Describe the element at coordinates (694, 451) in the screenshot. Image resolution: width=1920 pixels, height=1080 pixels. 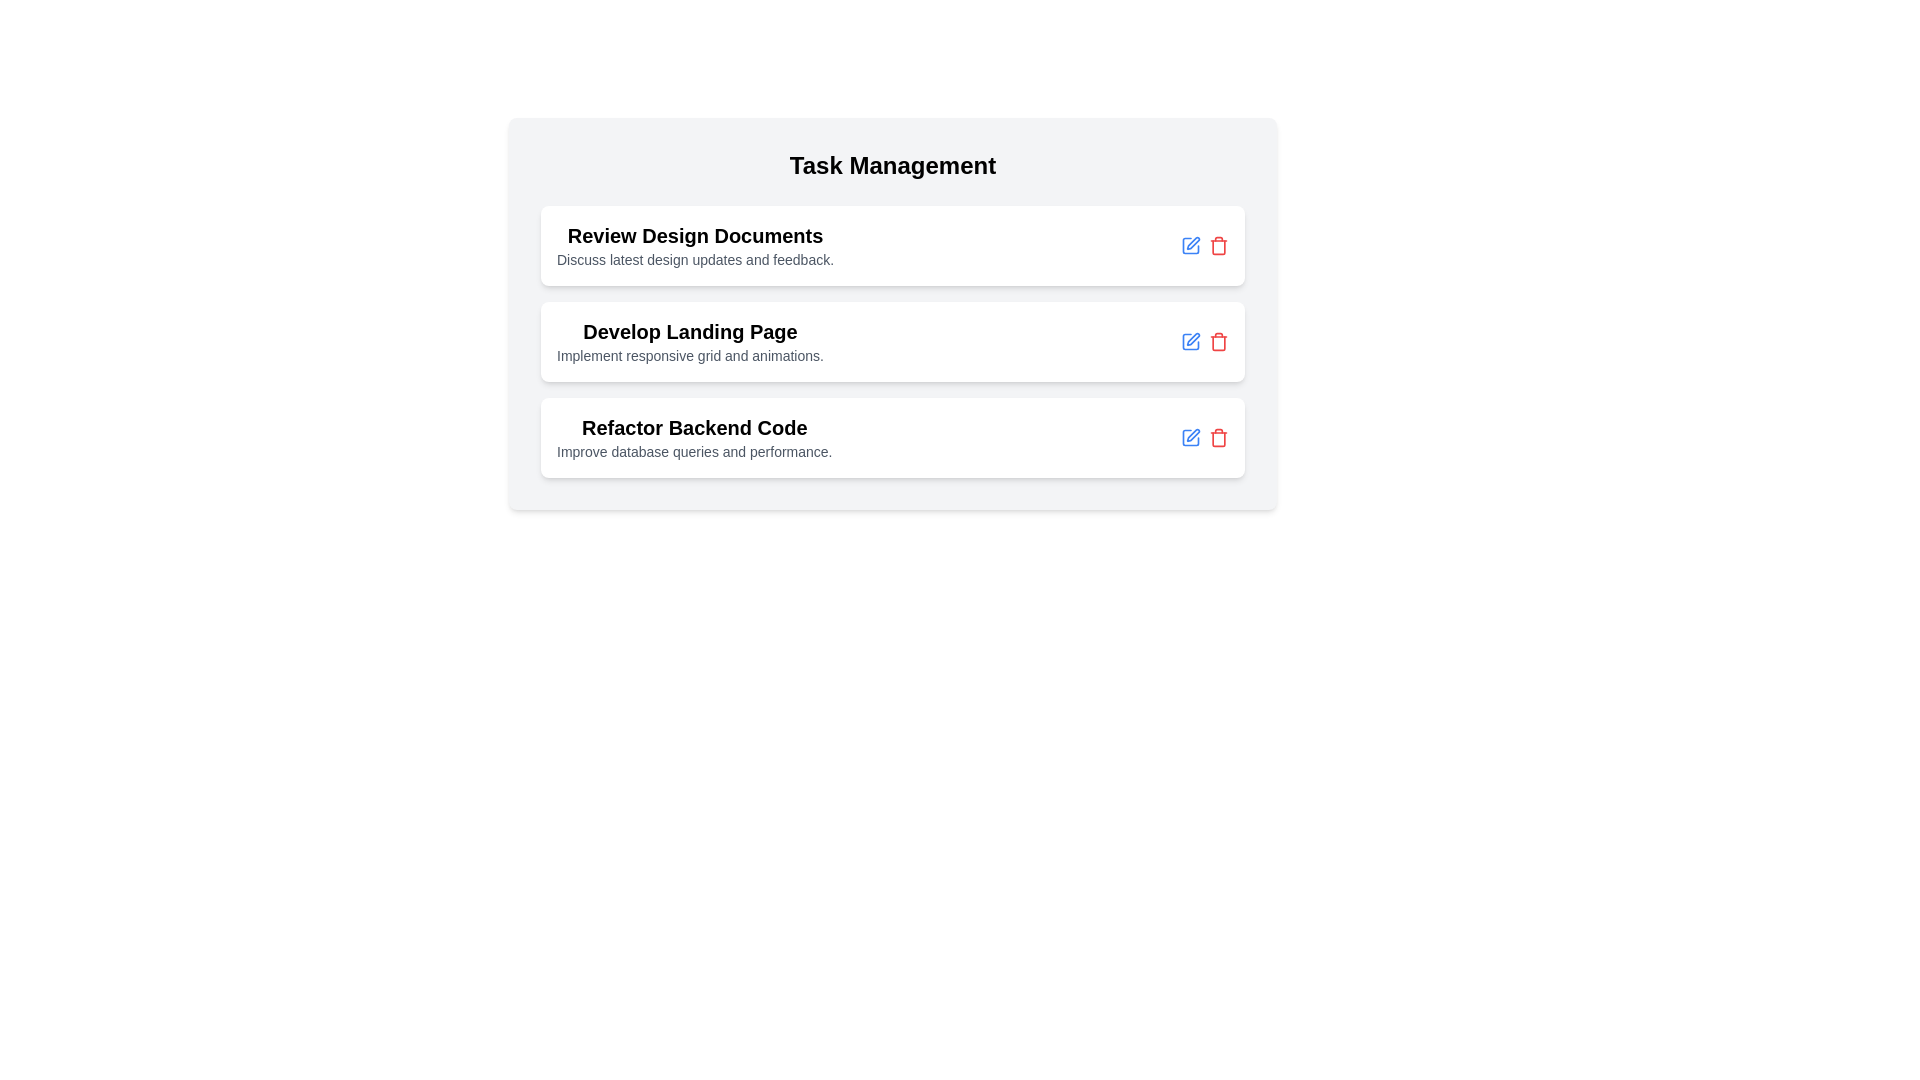
I see `the static text element that provides details about the task 'Refactor Backend Code', located beneath the task title in the third module of a vertically-stacked list` at that location.